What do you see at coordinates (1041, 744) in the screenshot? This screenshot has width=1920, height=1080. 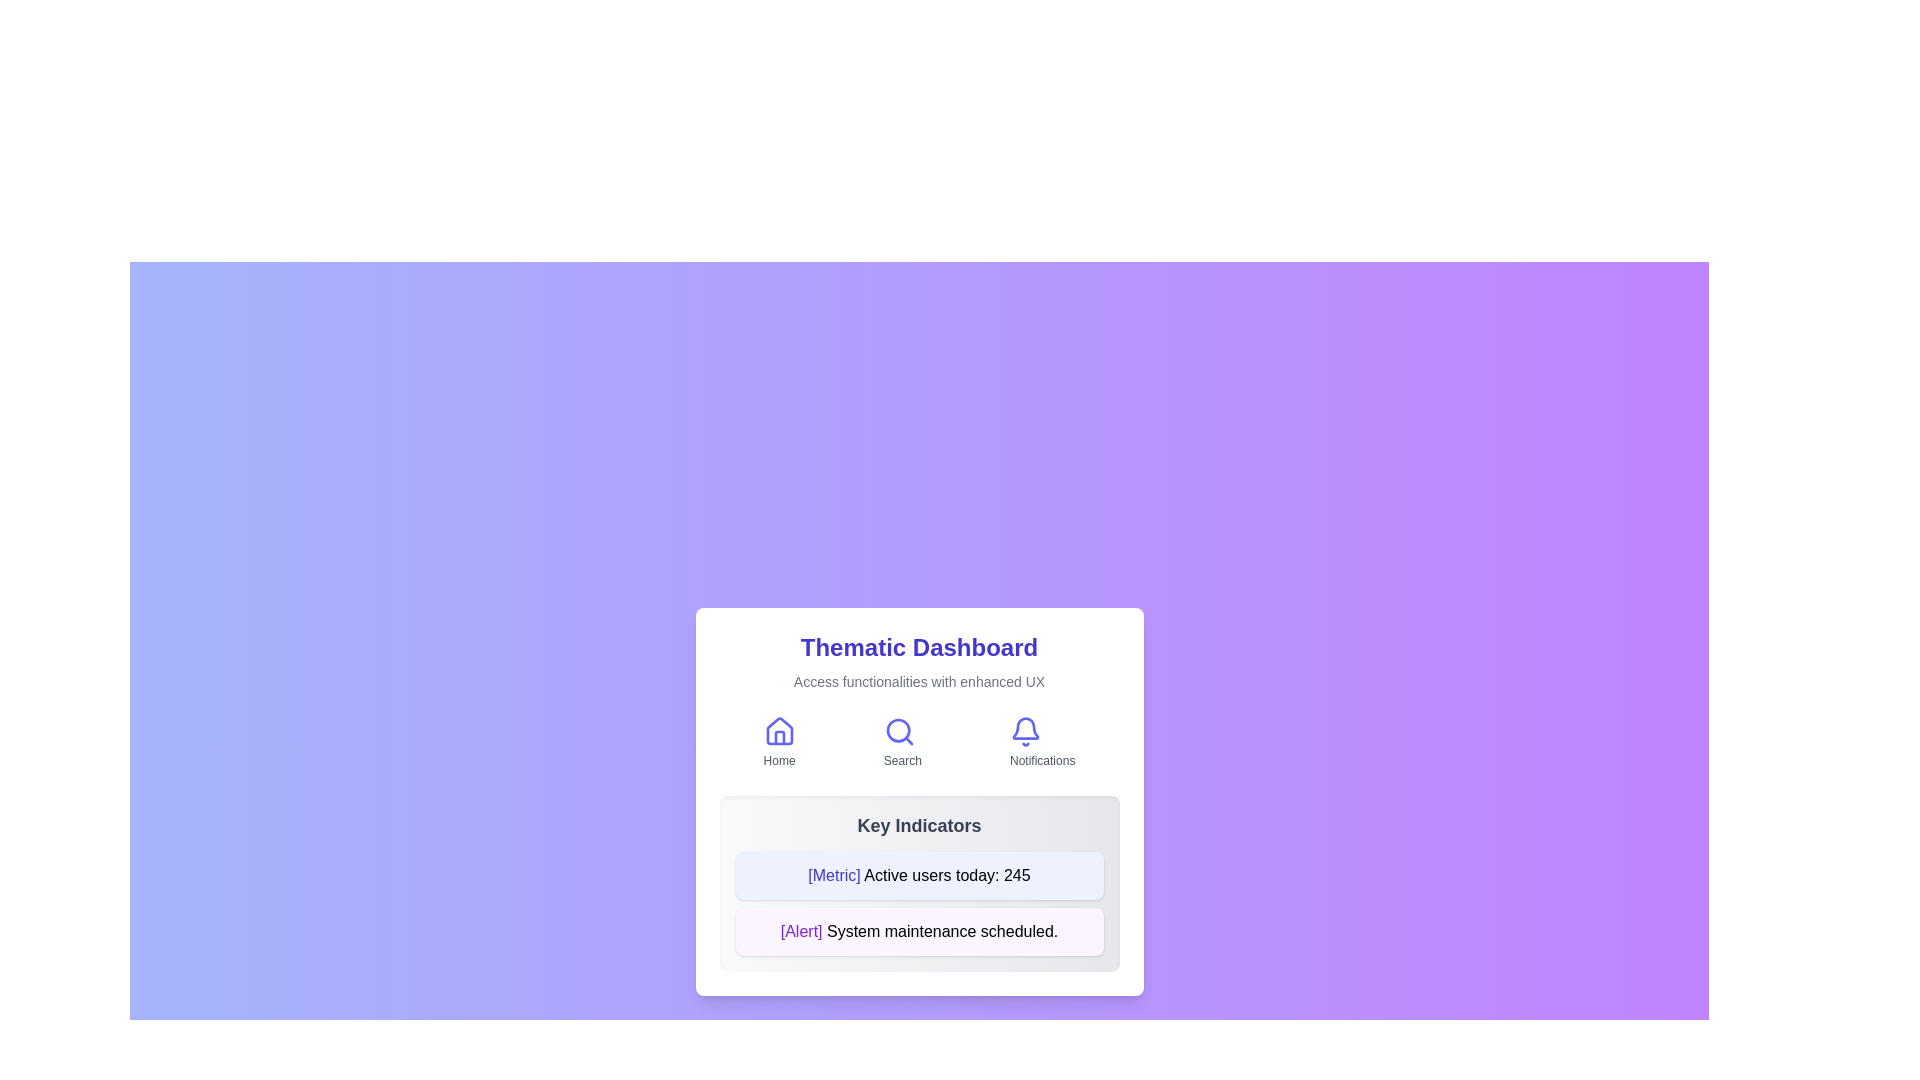 I see `the notifications button, which is the third button in a horizontal layout at the top section of the card, located to the right of the 'Search' button` at bounding box center [1041, 744].